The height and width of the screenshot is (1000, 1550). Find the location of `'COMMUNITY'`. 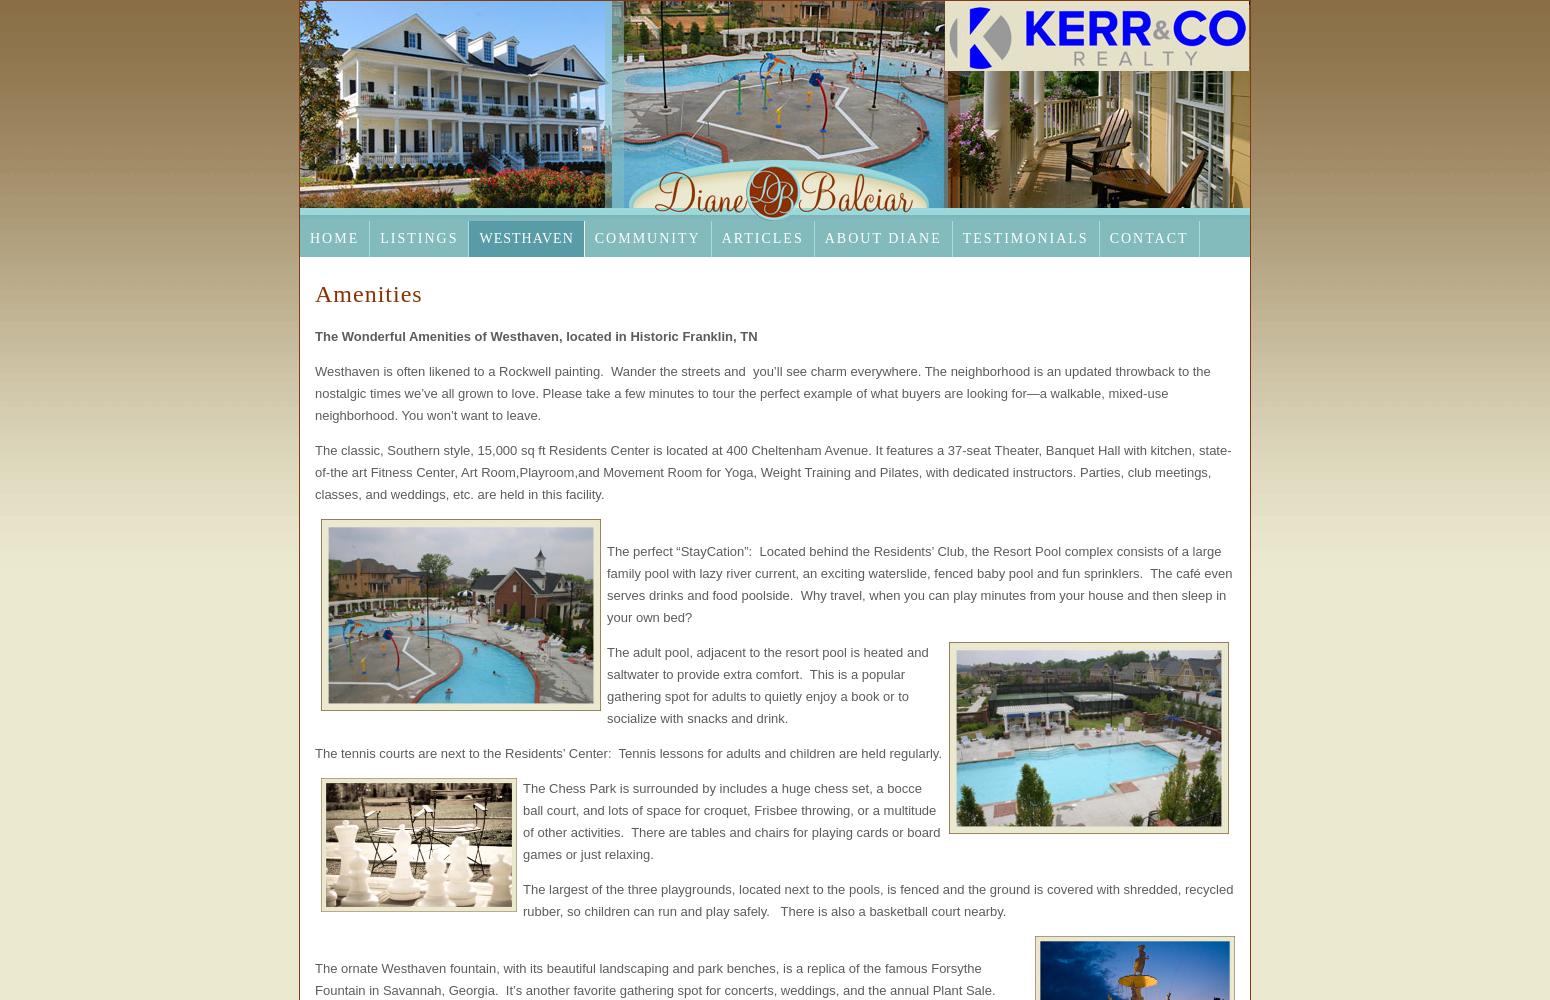

'COMMUNITY' is located at coordinates (645, 237).